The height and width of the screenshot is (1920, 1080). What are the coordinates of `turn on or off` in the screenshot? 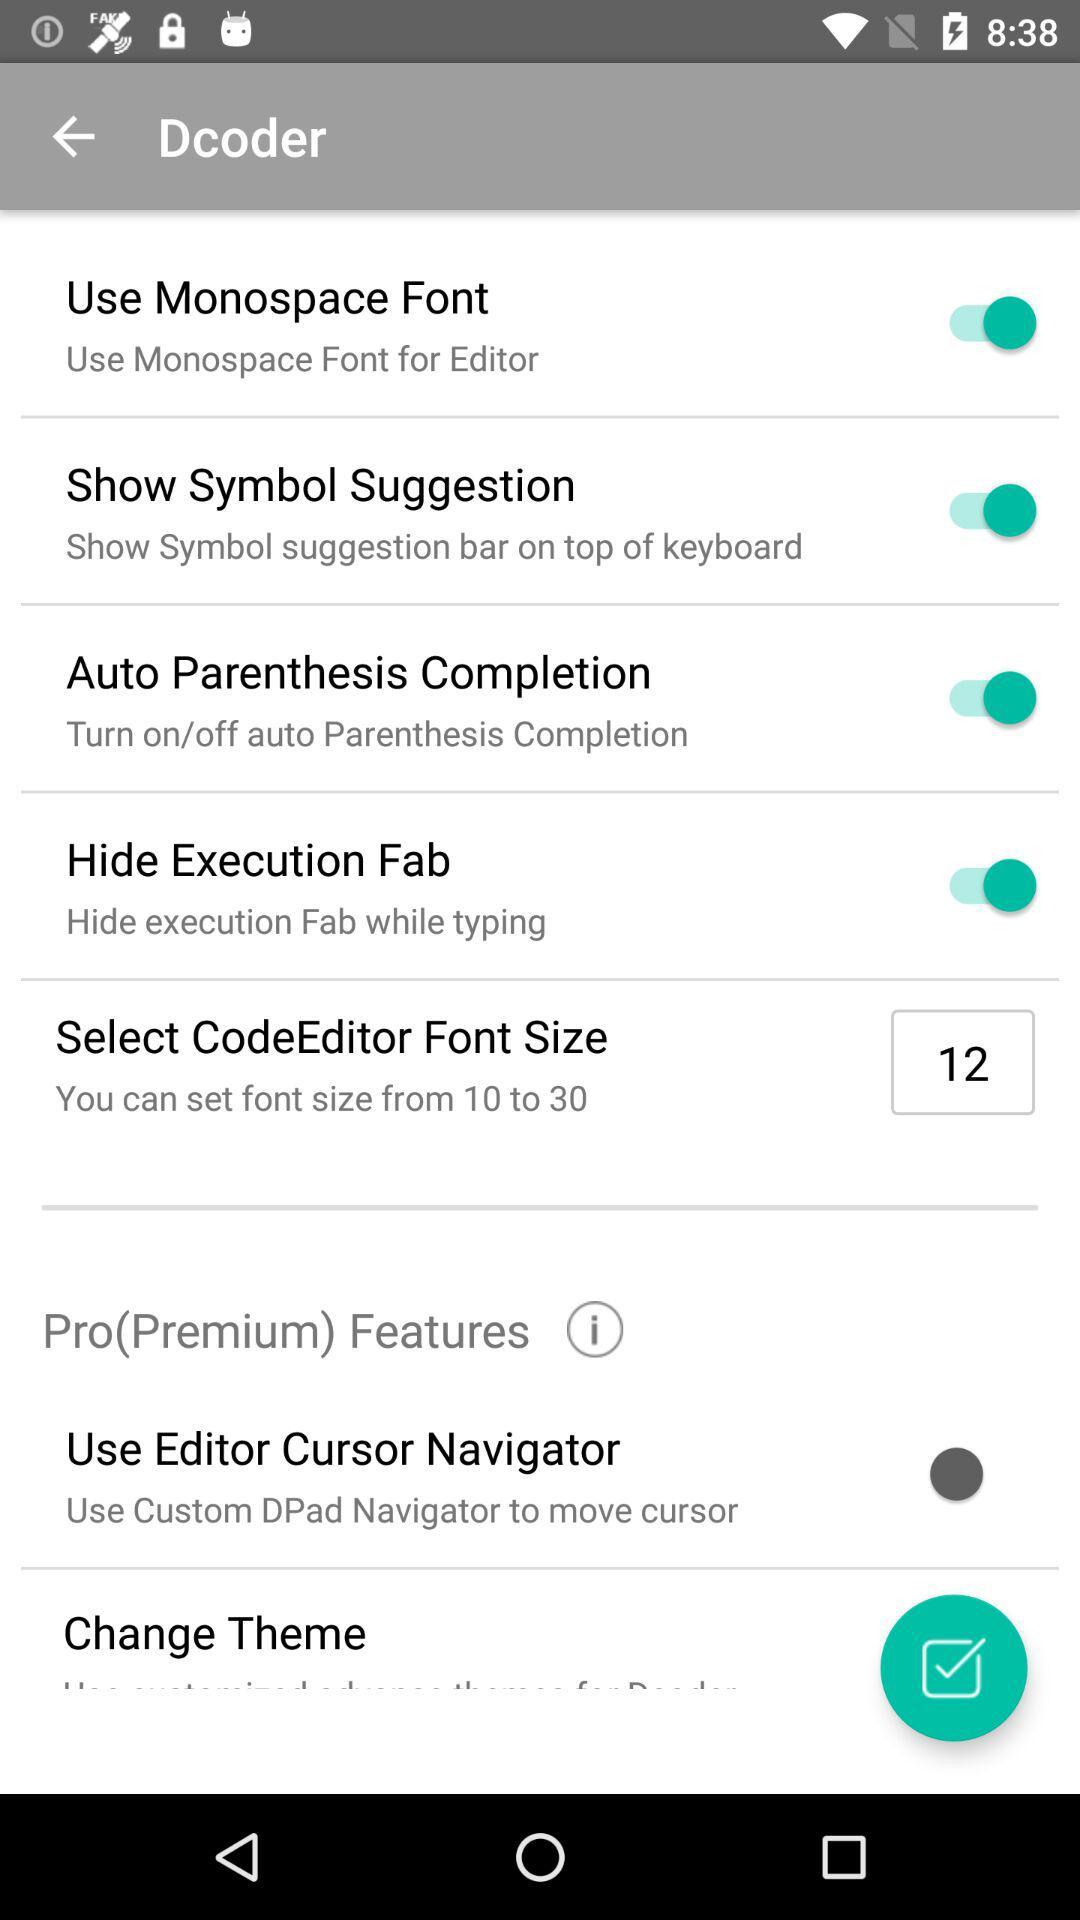 It's located at (968, 697).